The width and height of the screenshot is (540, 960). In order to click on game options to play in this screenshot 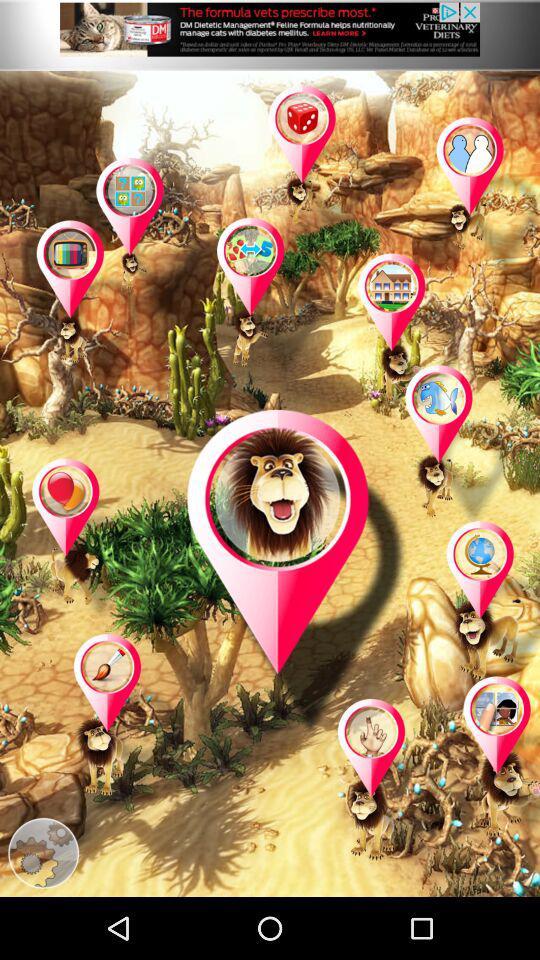, I will do `click(90, 302)`.